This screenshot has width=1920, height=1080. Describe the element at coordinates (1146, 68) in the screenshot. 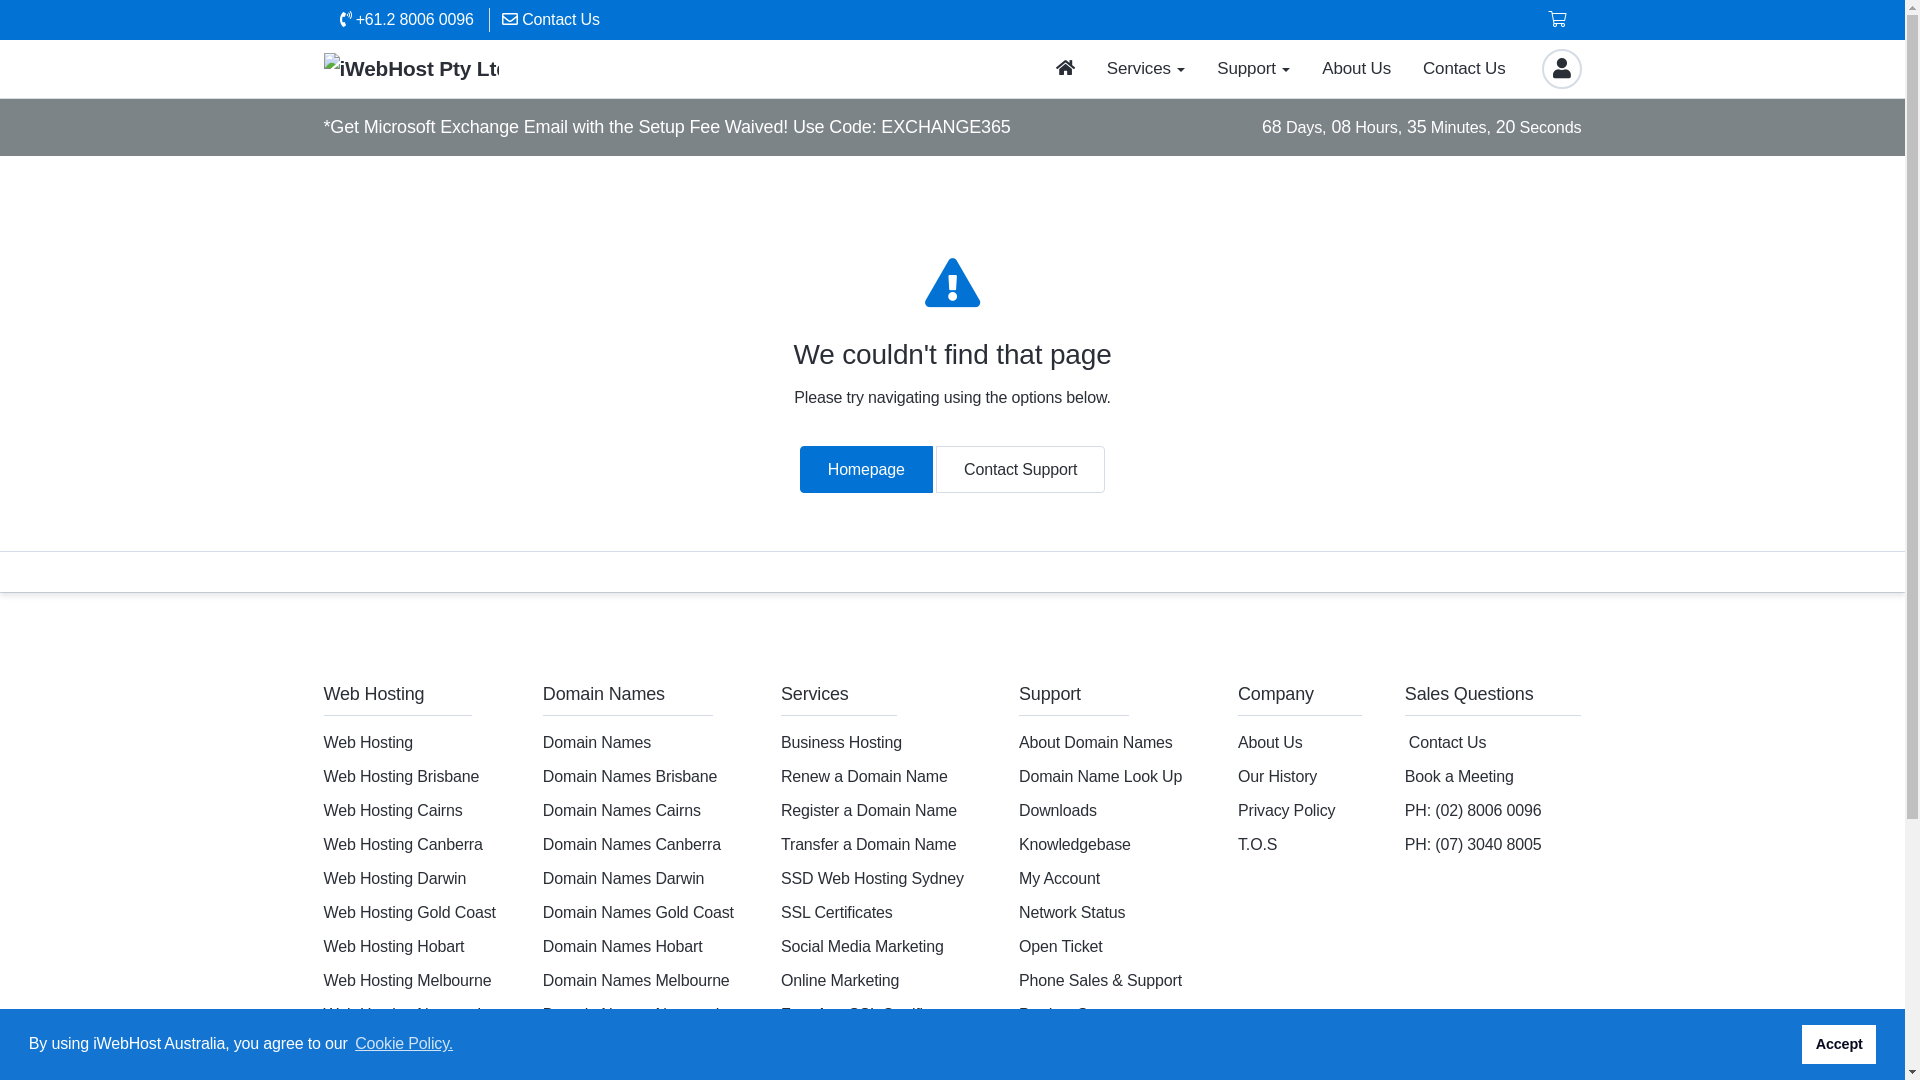

I see `'Services'` at that location.